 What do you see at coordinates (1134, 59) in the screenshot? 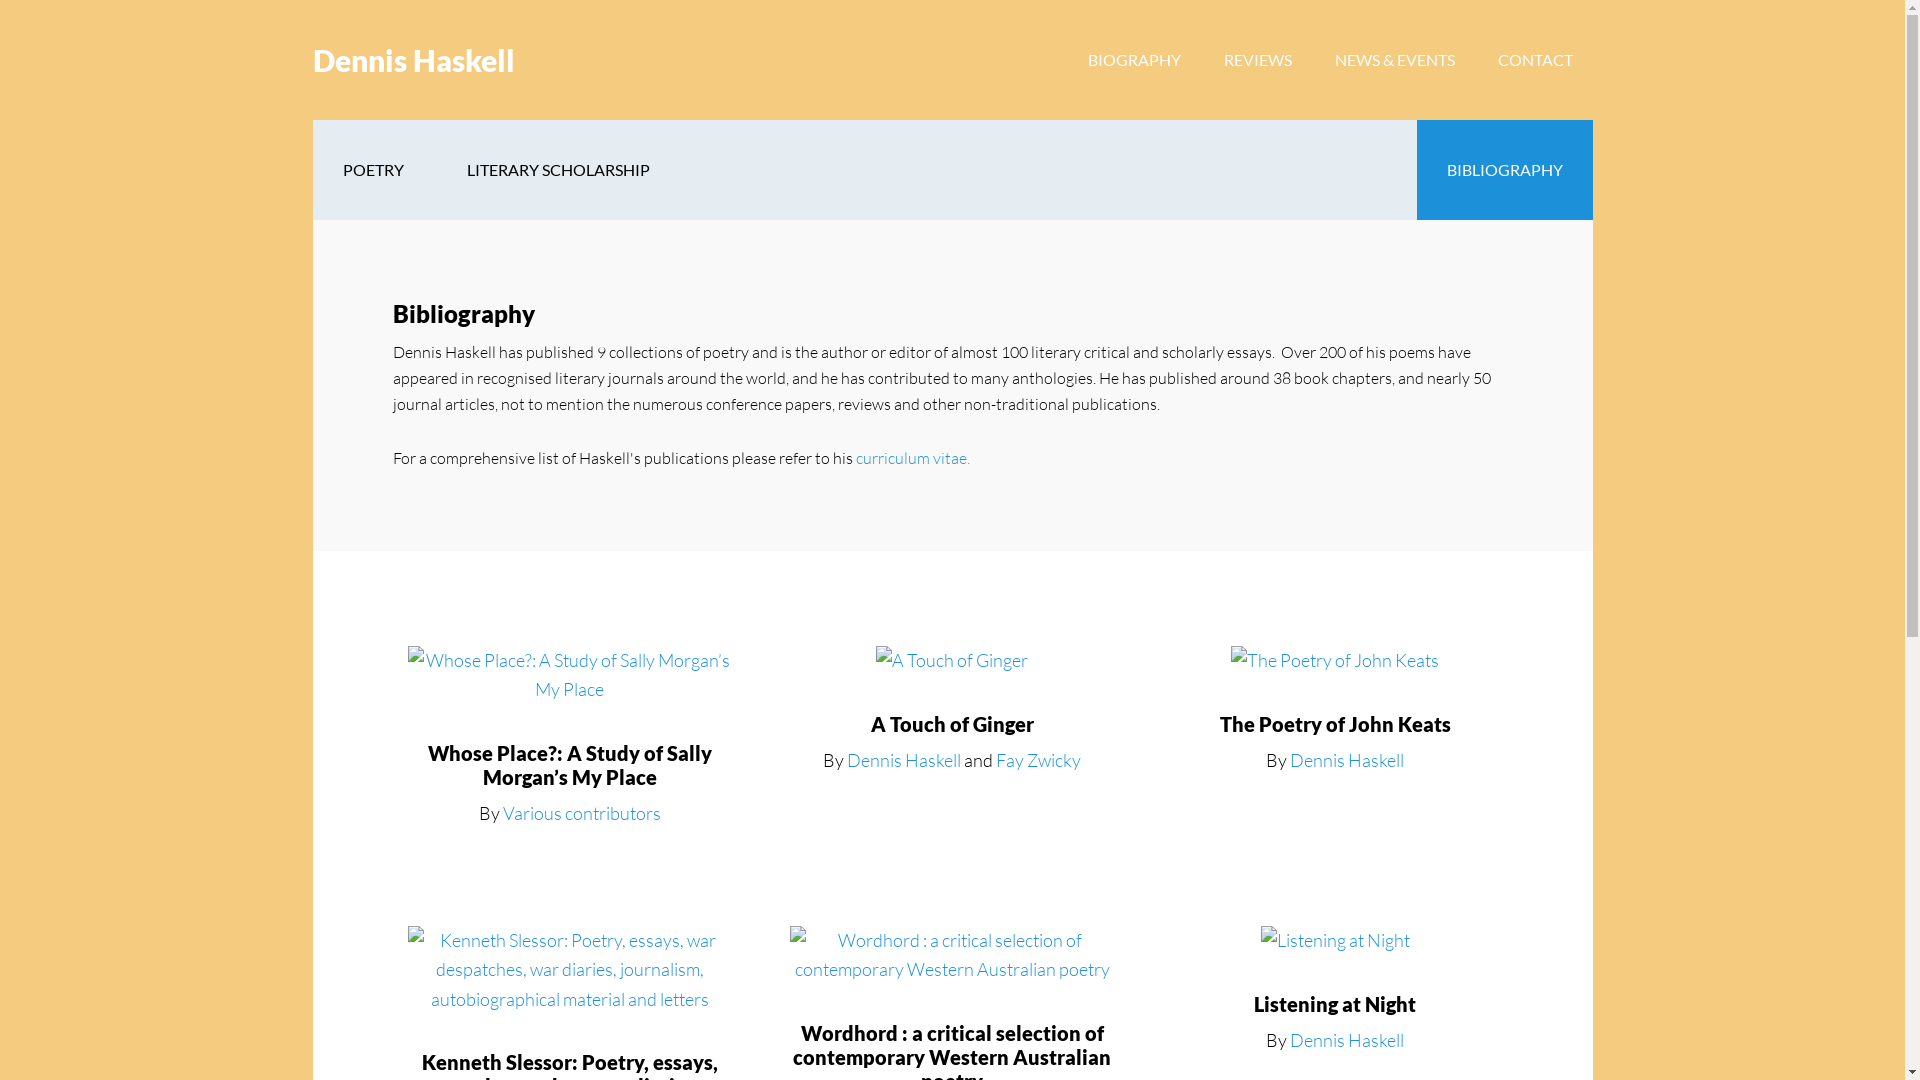
I see `'BIOGRAPHY'` at bounding box center [1134, 59].